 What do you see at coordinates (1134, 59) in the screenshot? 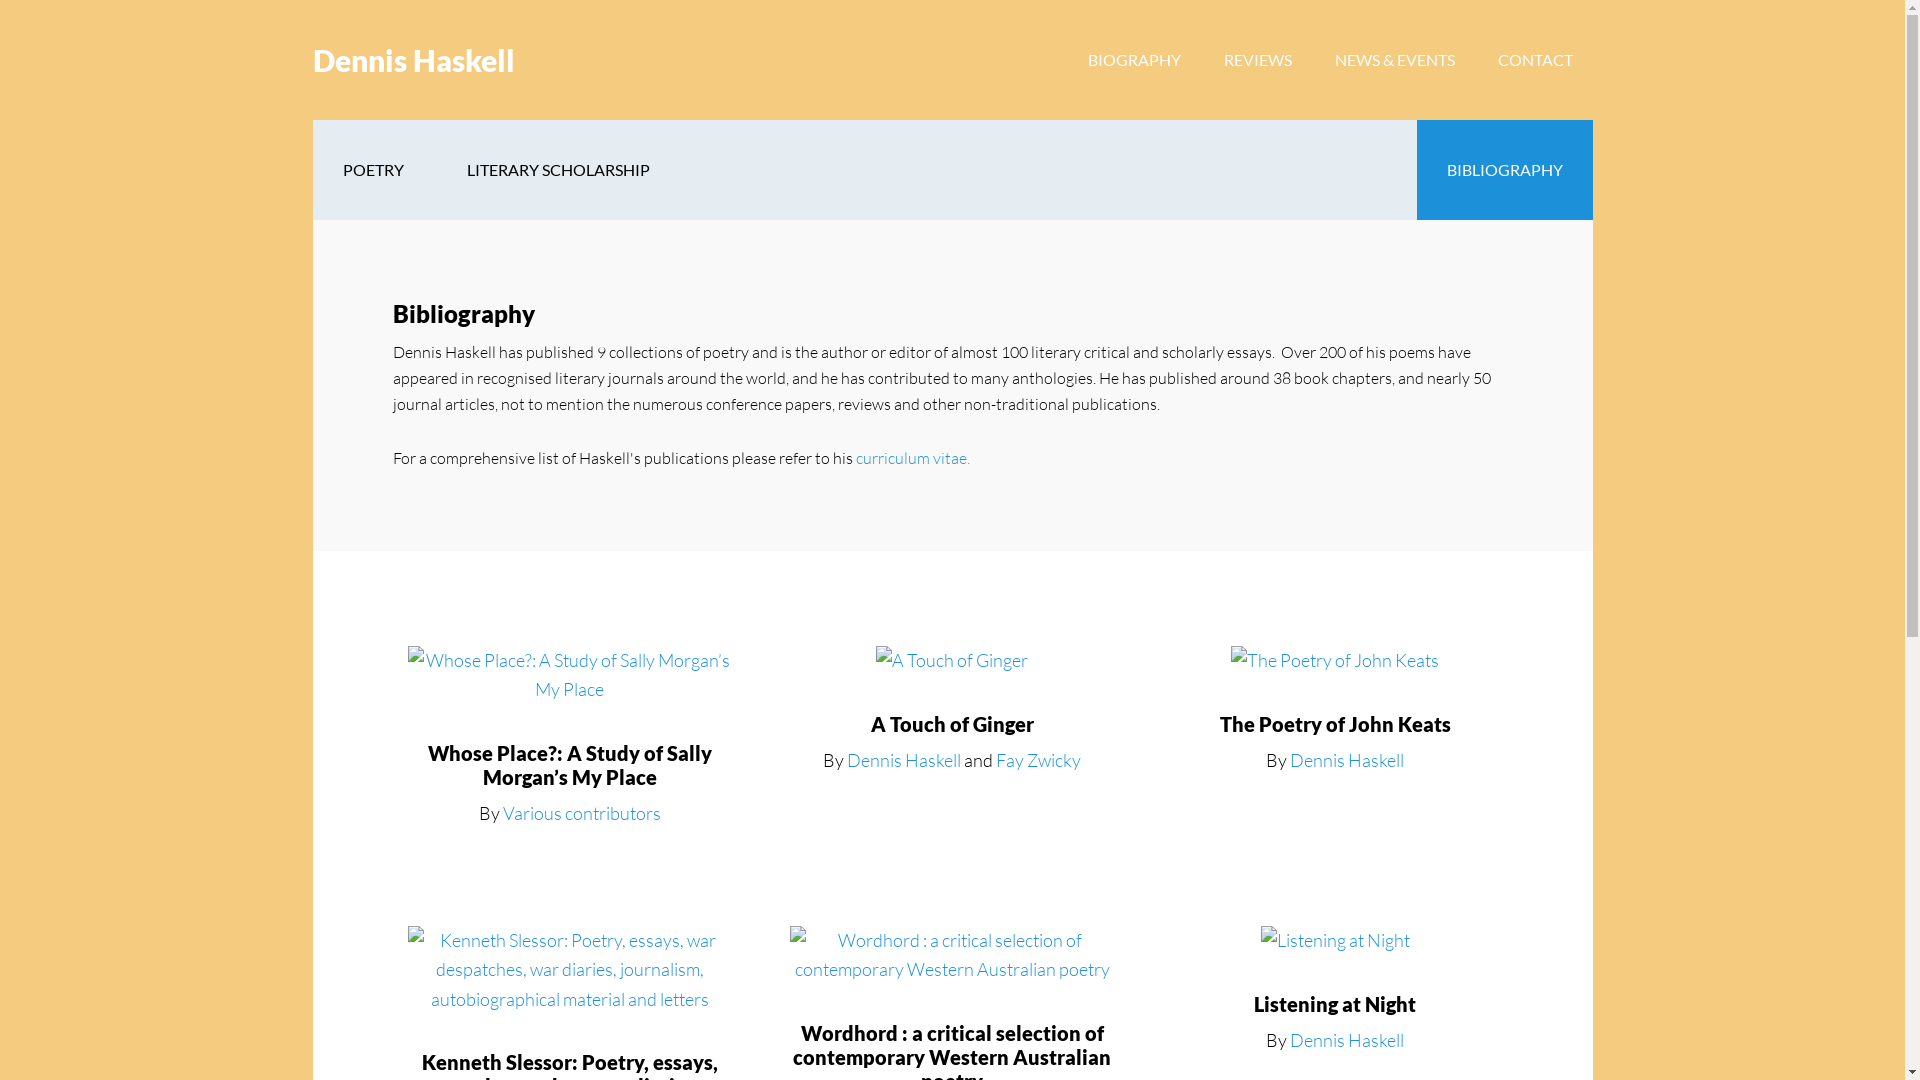
I see `'BIOGRAPHY'` at bounding box center [1134, 59].